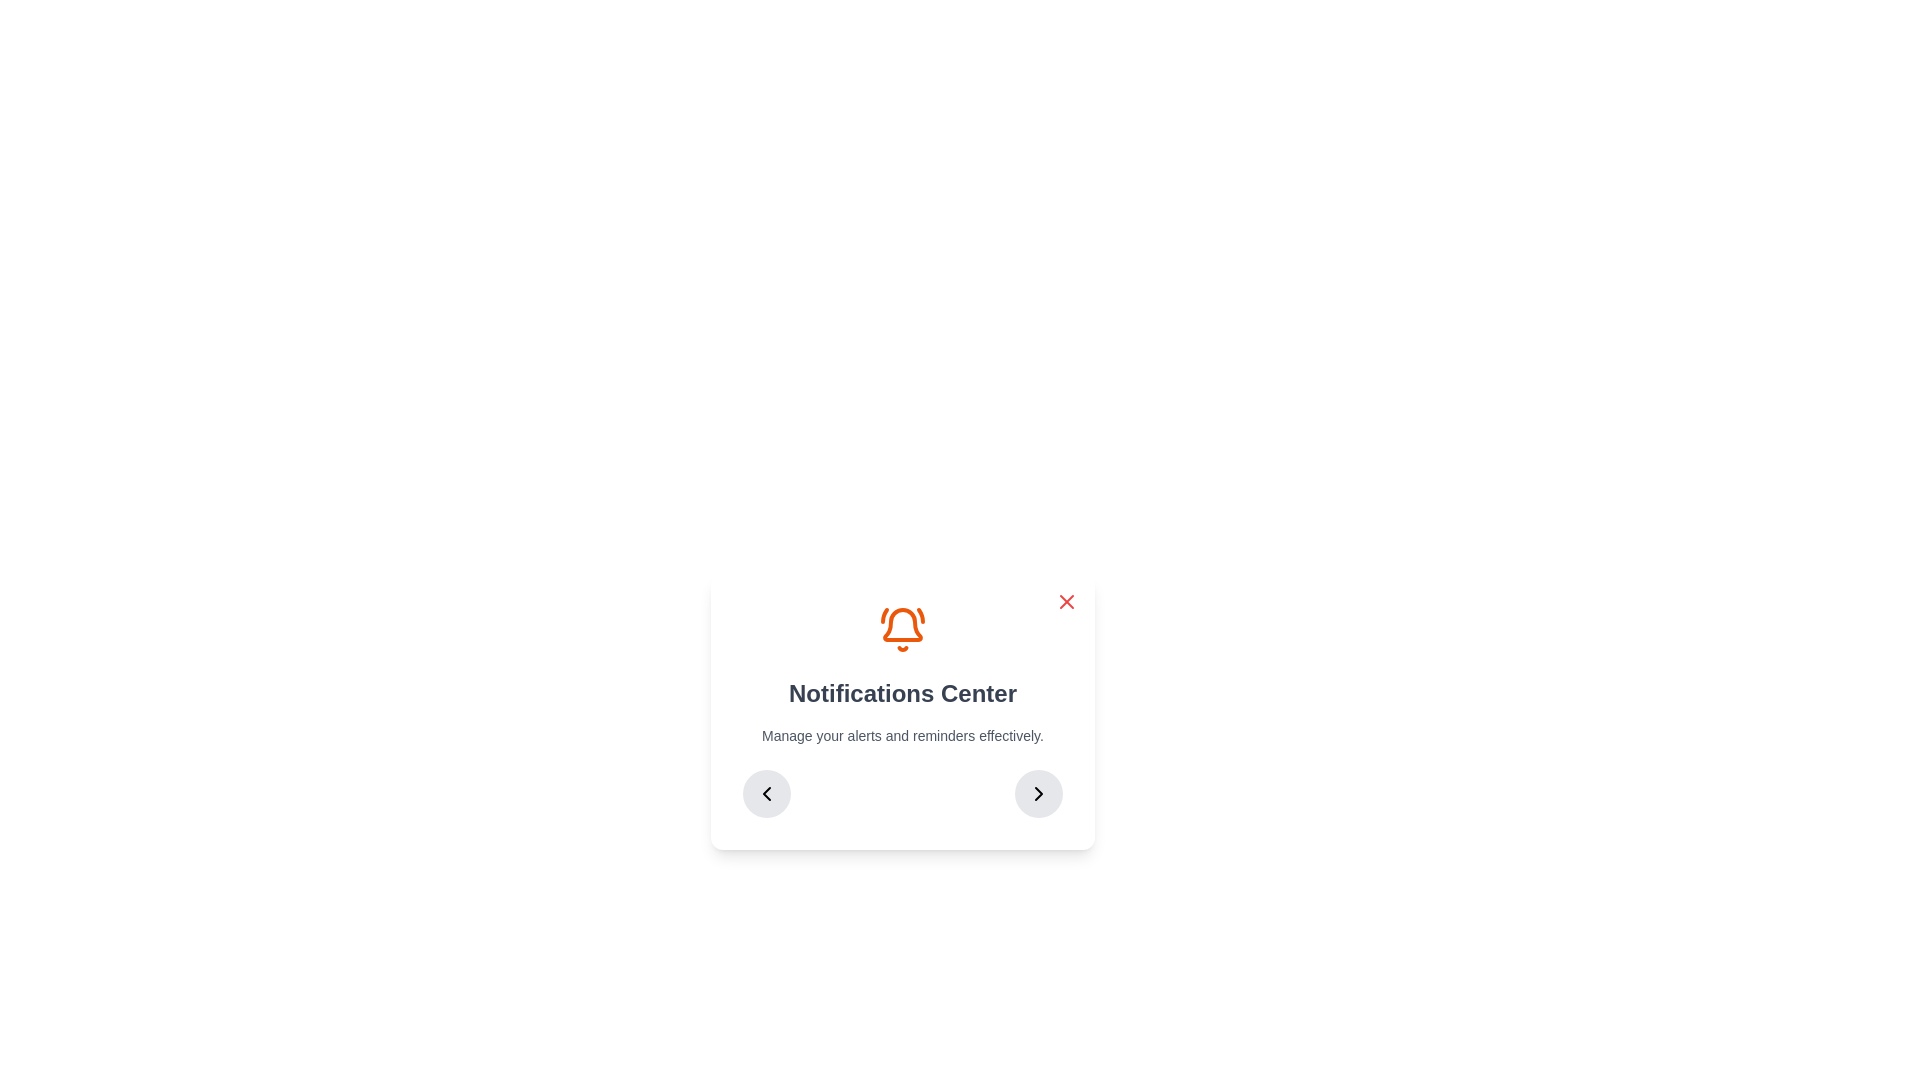 This screenshot has height=1080, width=1920. Describe the element at coordinates (766, 793) in the screenshot. I see `the leftward Chevron Icon located in a light gray circular button at the bottom left corner of the Notifications Center card` at that location.